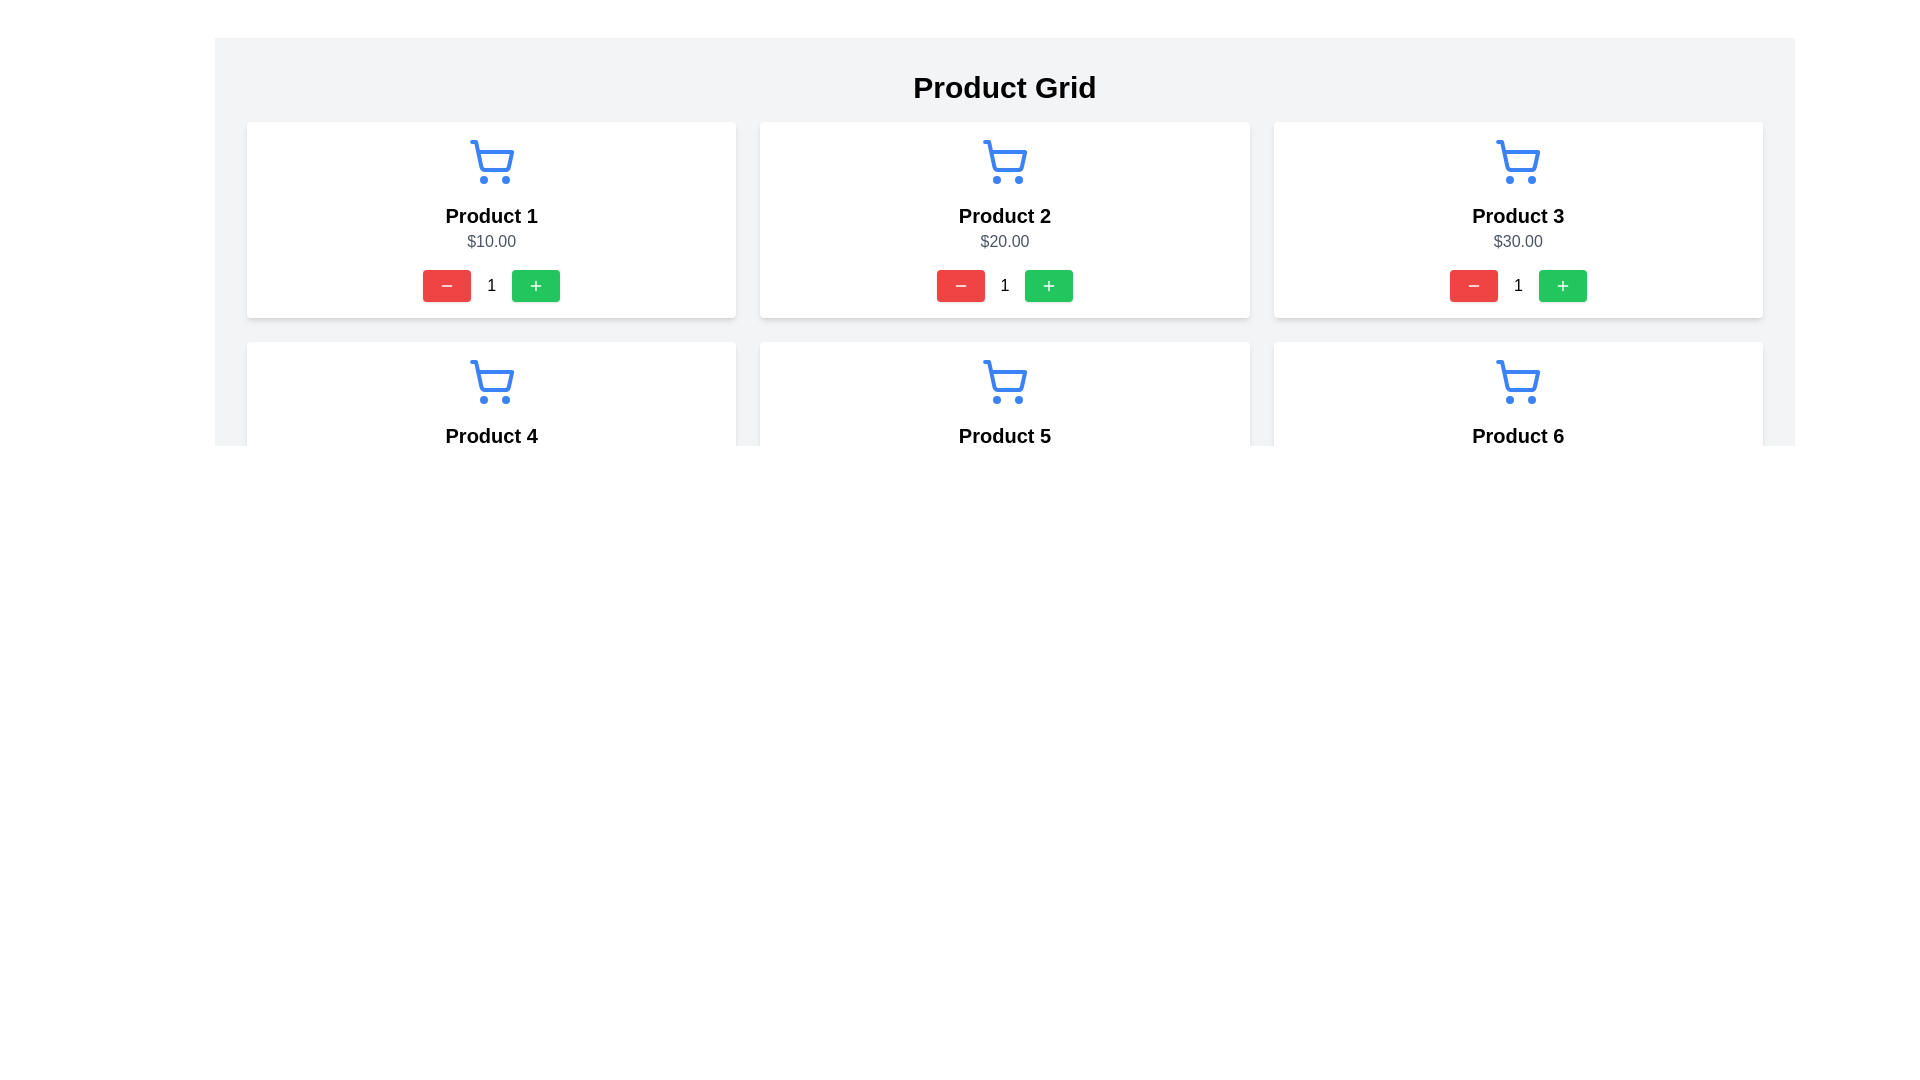 This screenshot has width=1920, height=1080. Describe the element at coordinates (446, 285) in the screenshot. I see `the decrement SVG icon located within the button in the bottom-left corner of the 'Product 1' card to reduce the quantity` at that location.